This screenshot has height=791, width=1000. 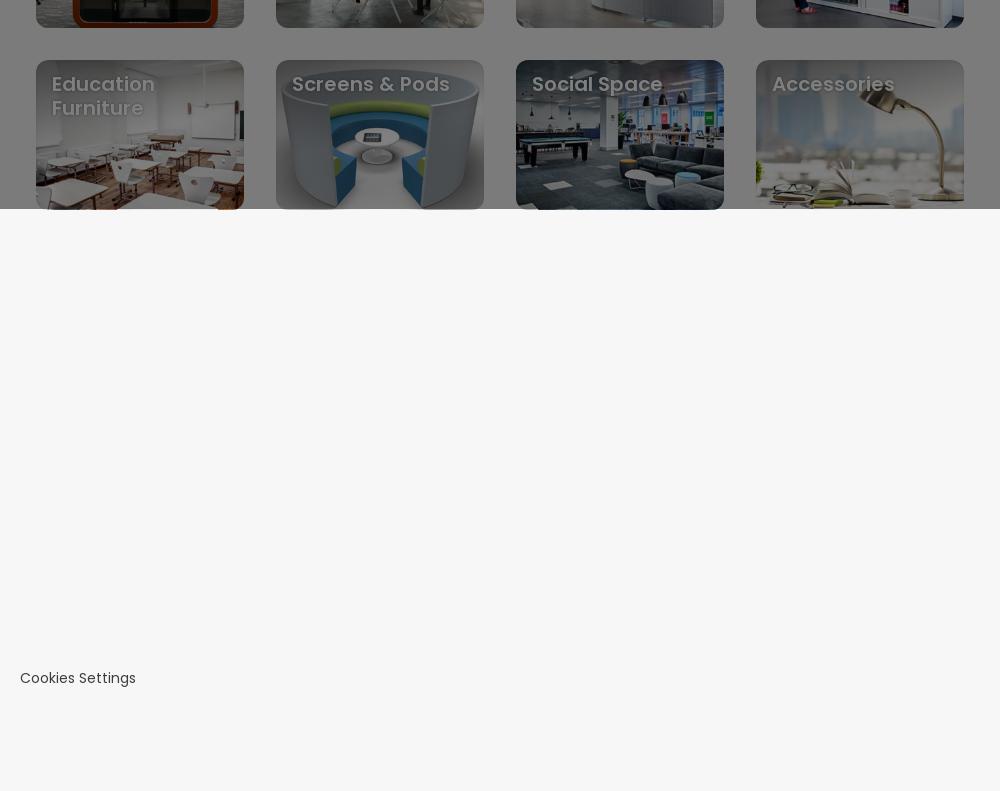 I want to click on 'Accessories', so click(x=832, y=82).